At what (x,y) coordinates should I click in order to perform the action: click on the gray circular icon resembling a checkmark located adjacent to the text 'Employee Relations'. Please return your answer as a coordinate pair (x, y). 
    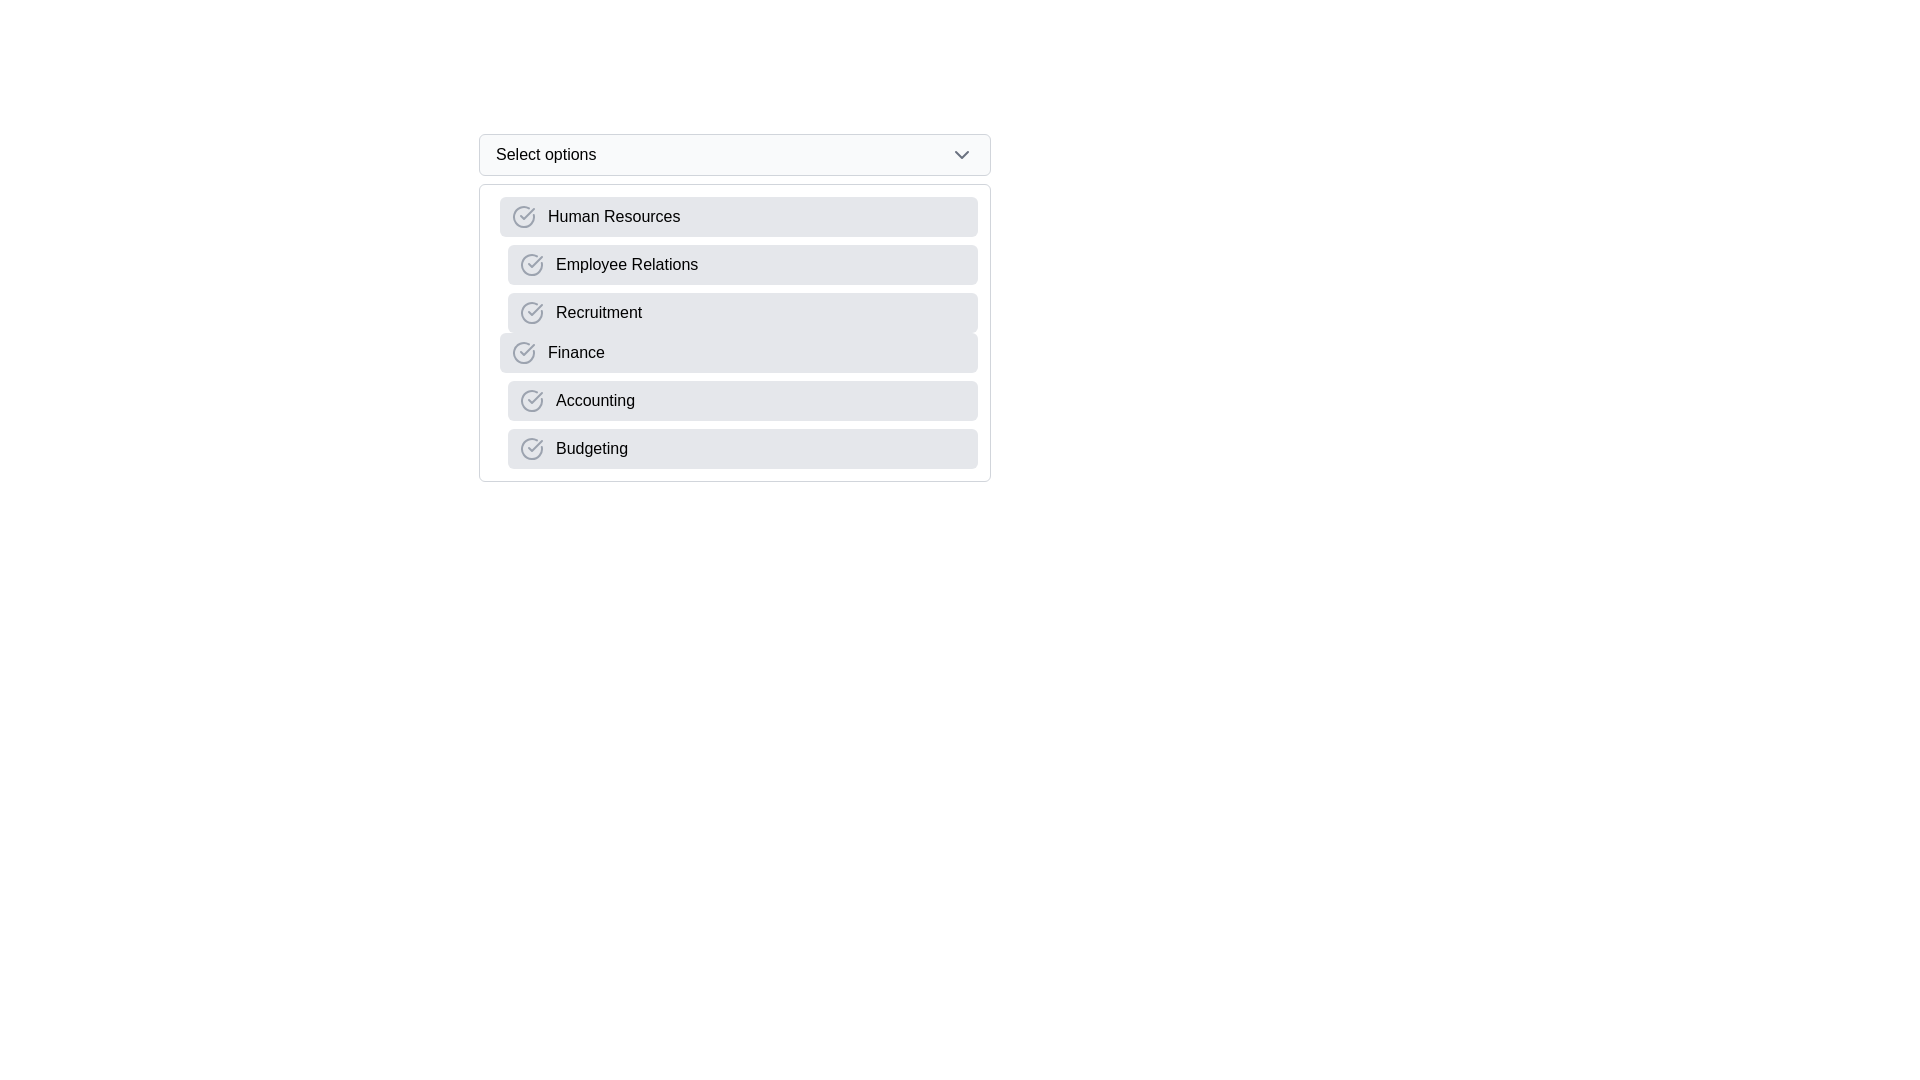
    Looking at the image, I should click on (532, 264).